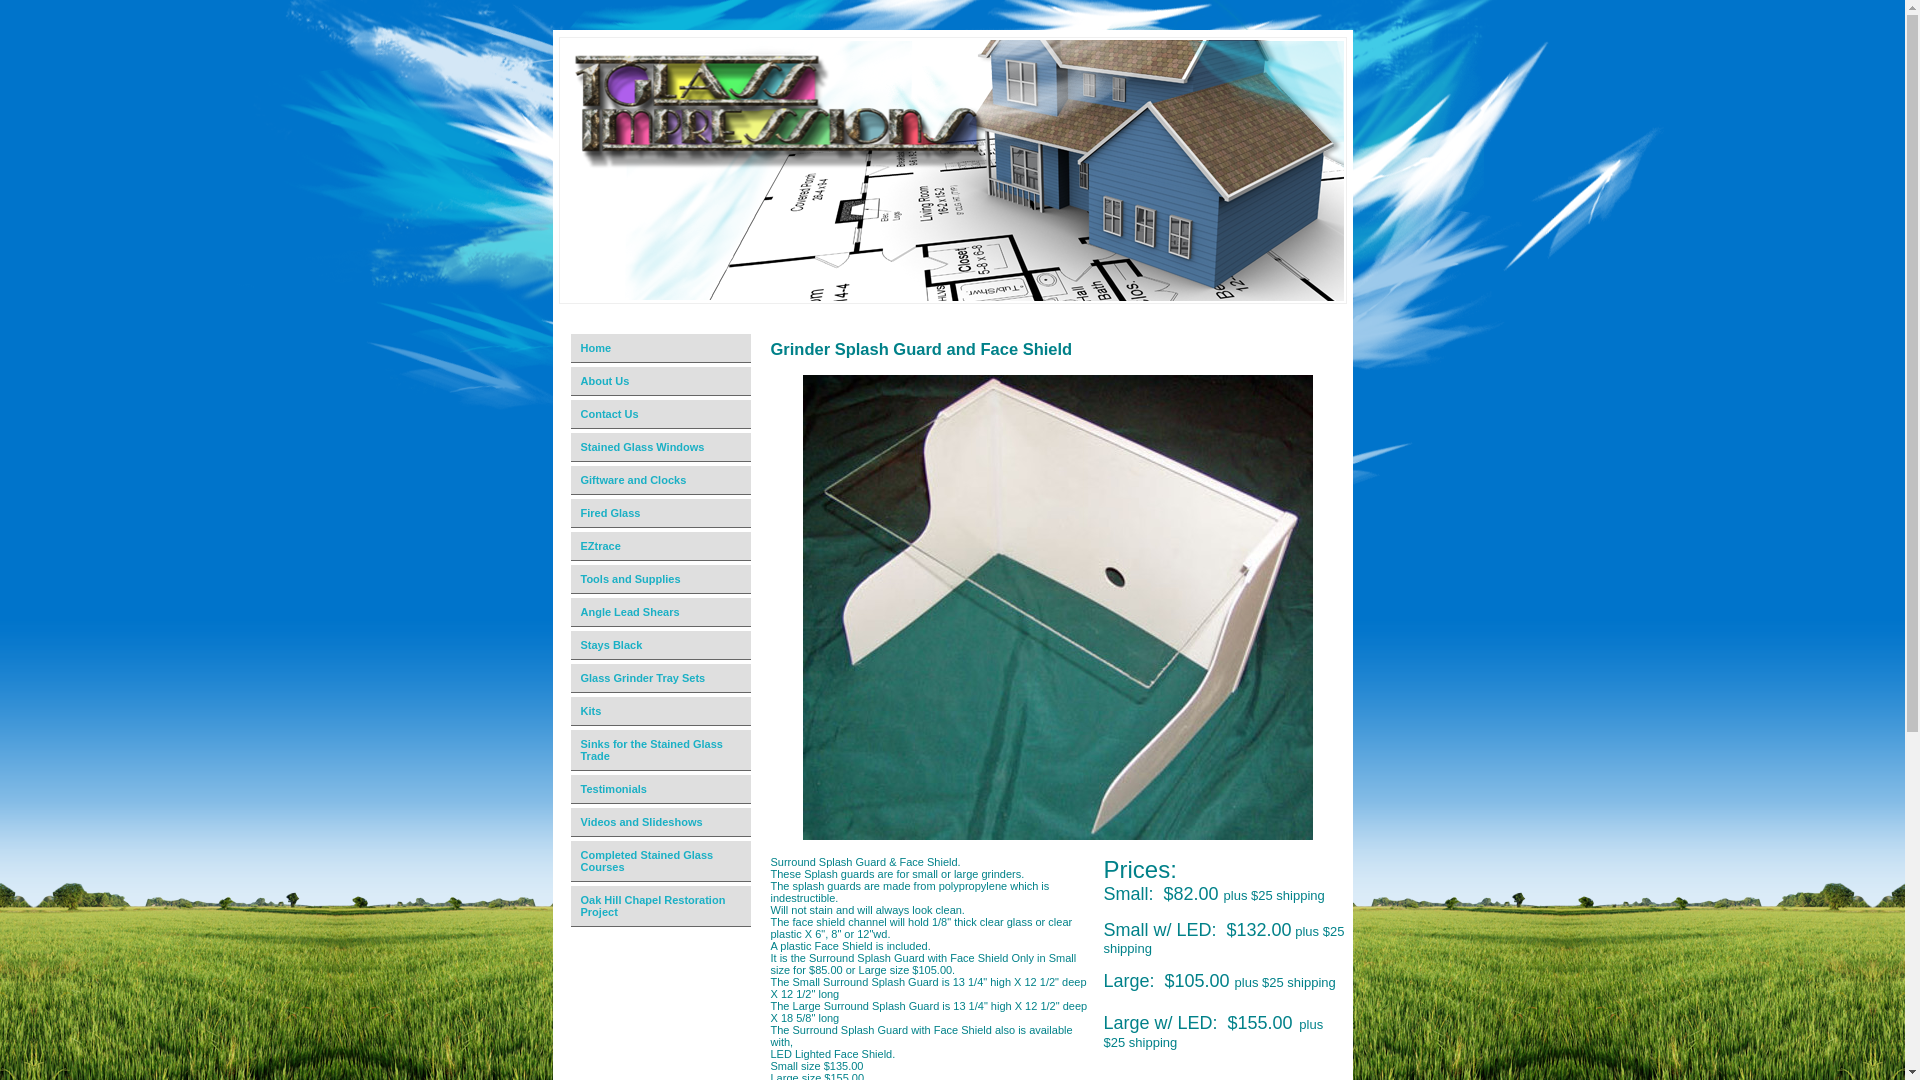  What do you see at coordinates (662, 788) in the screenshot?
I see `'Testimonials'` at bounding box center [662, 788].